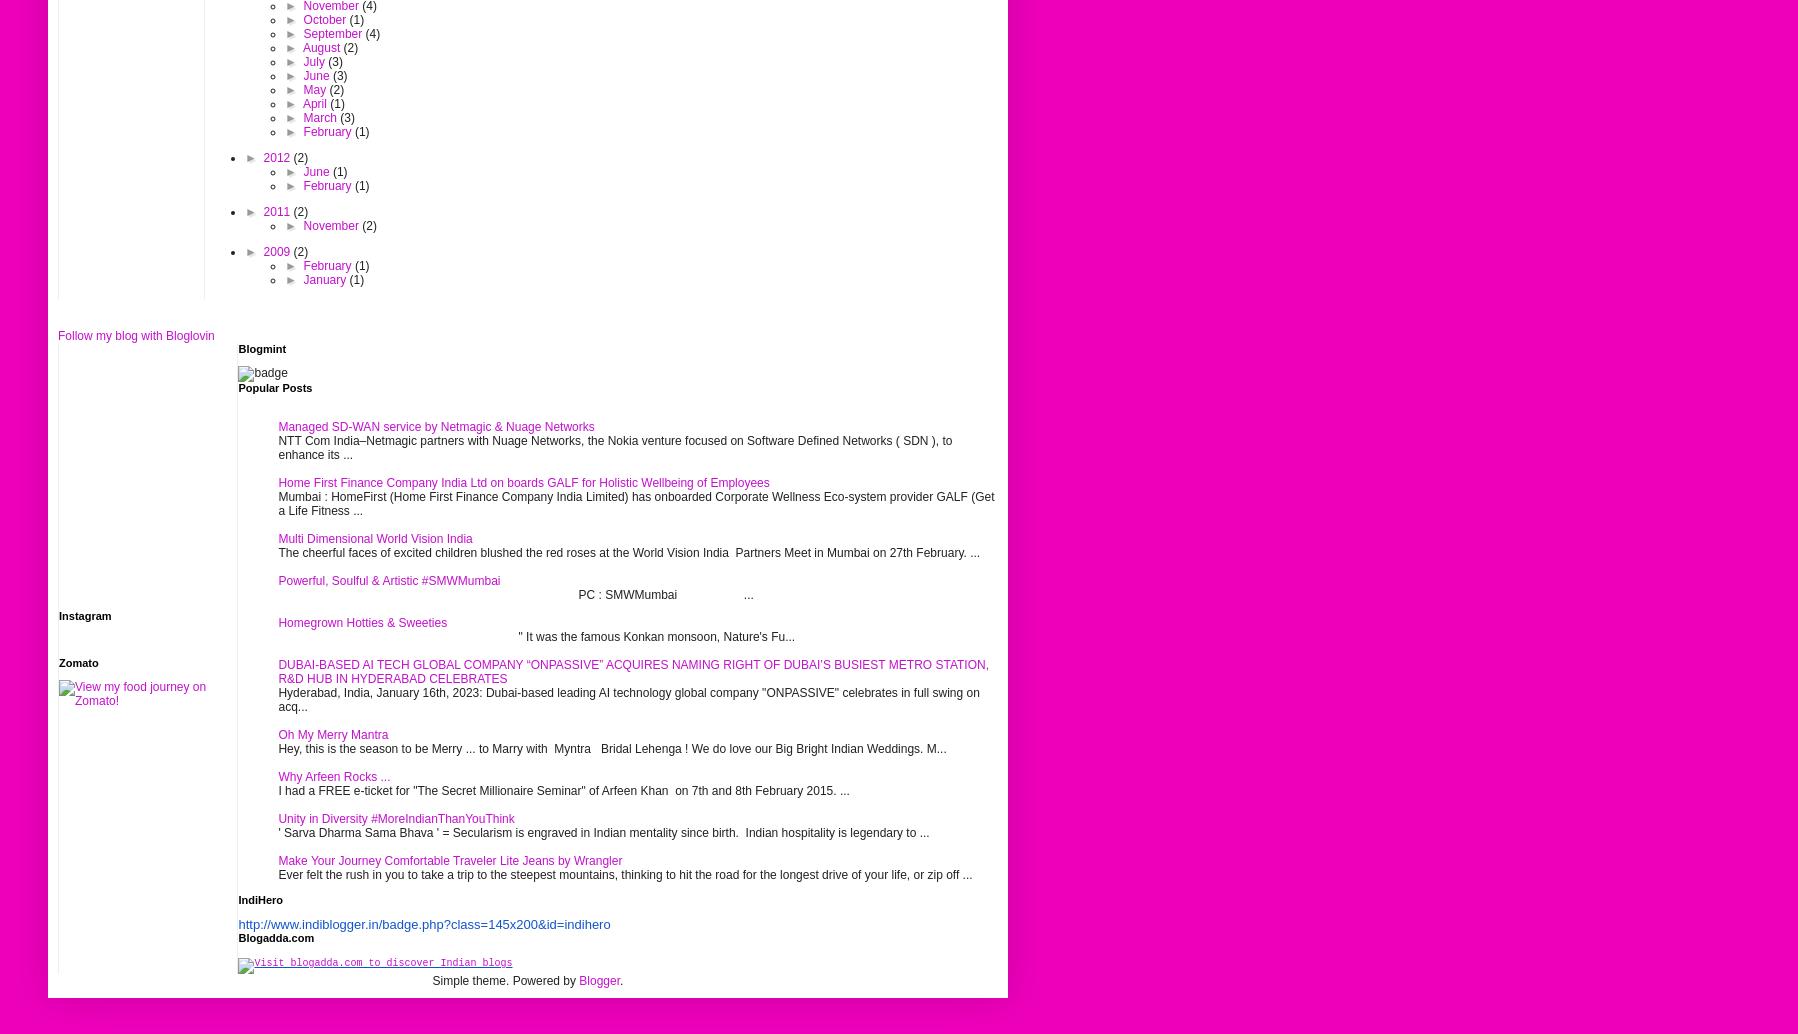  Describe the element at coordinates (321, 47) in the screenshot. I see `'August'` at that location.